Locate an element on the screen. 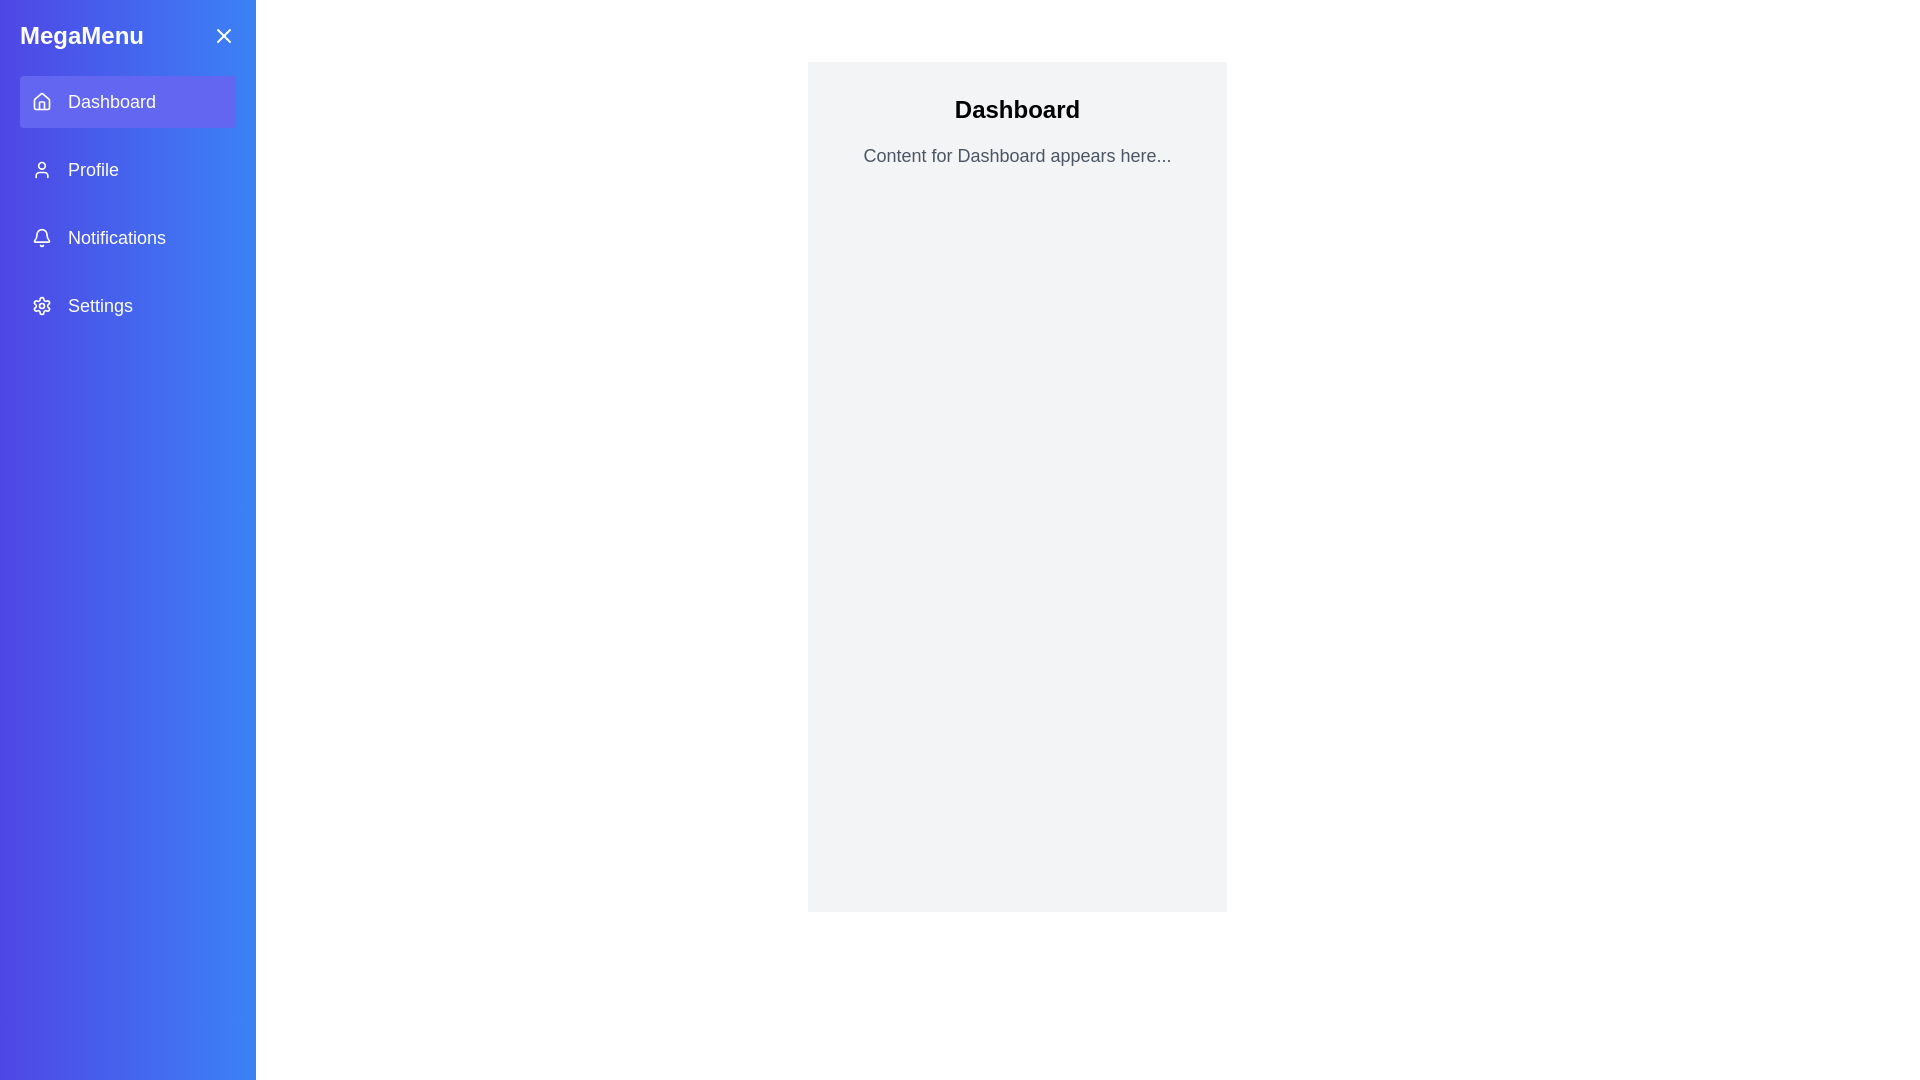 Image resolution: width=1920 pixels, height=1080 pixels. the 'Settings' text label in the sidebar menu, which is displayed in a large, sans-serif font on a gradient blue background, located in the fourth row is located at coordinates (99, 305).